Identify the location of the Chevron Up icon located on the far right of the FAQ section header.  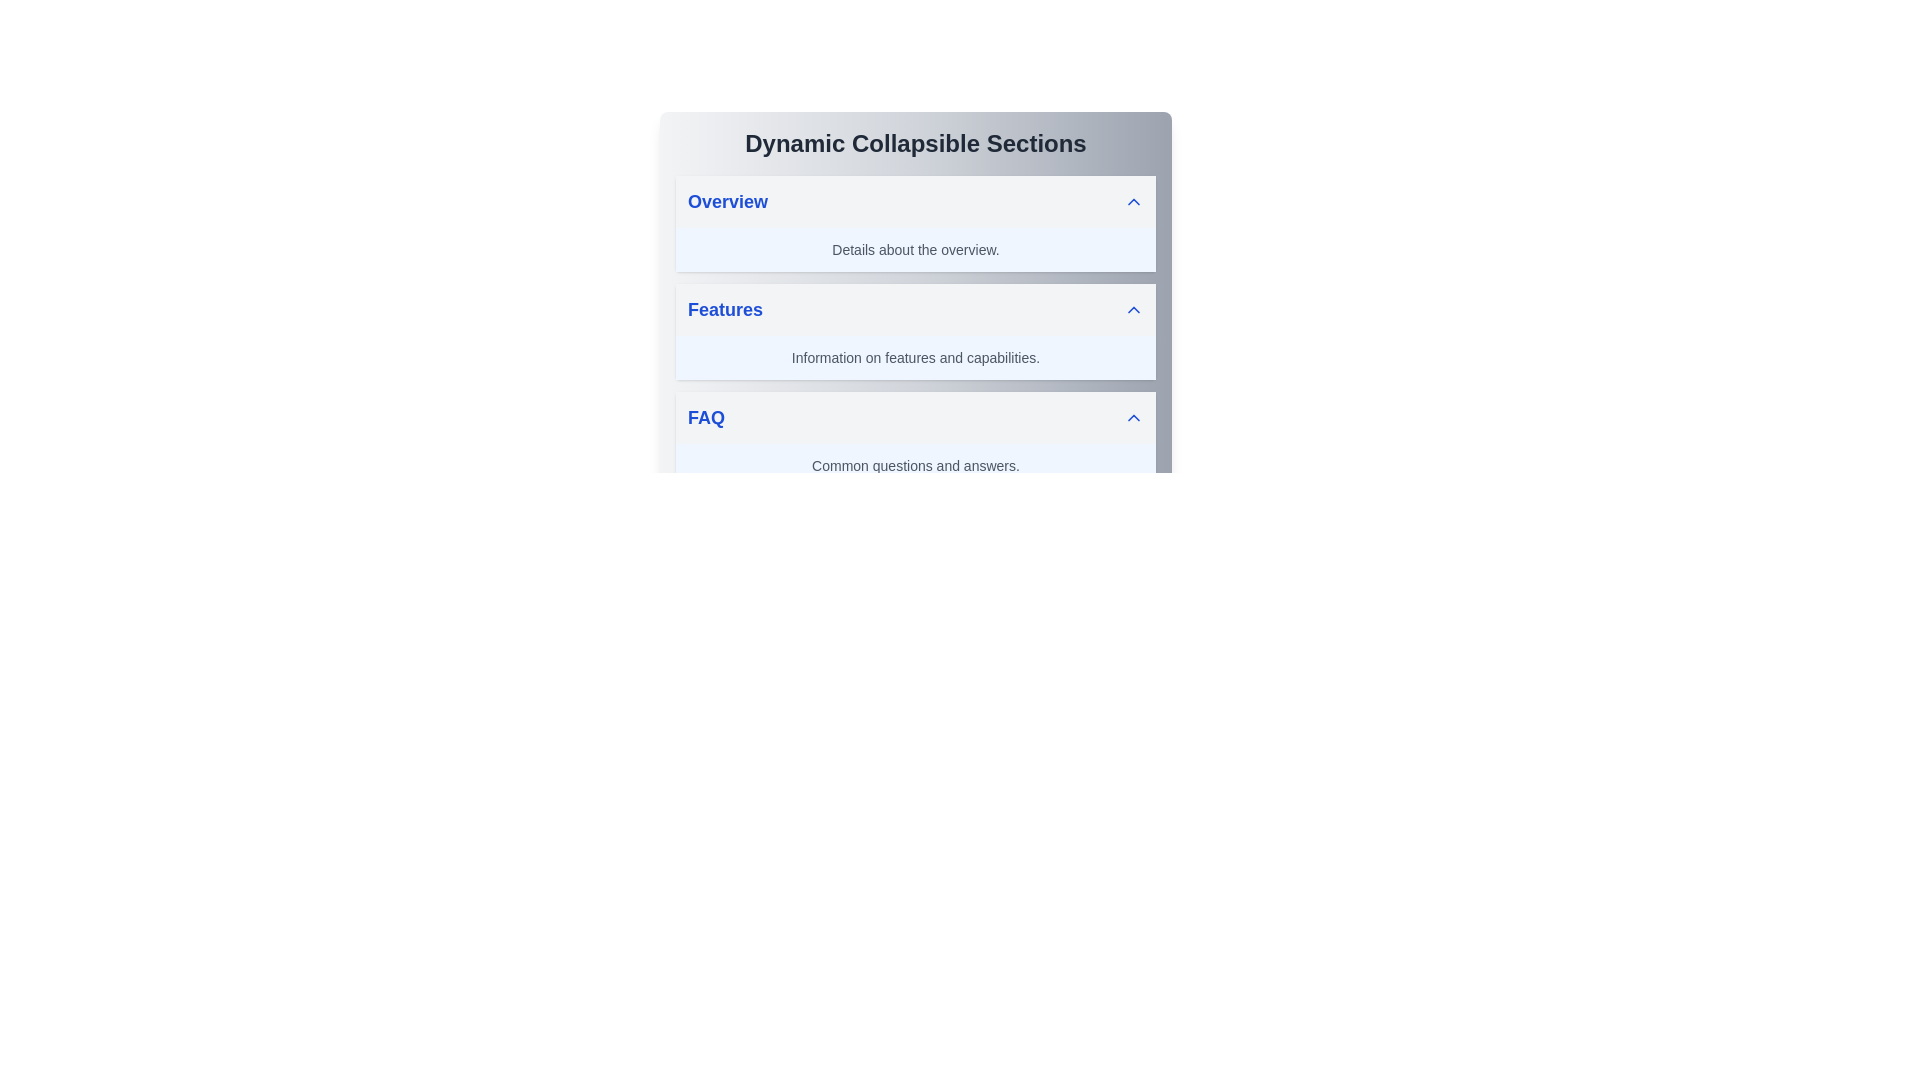
(1133, 416).